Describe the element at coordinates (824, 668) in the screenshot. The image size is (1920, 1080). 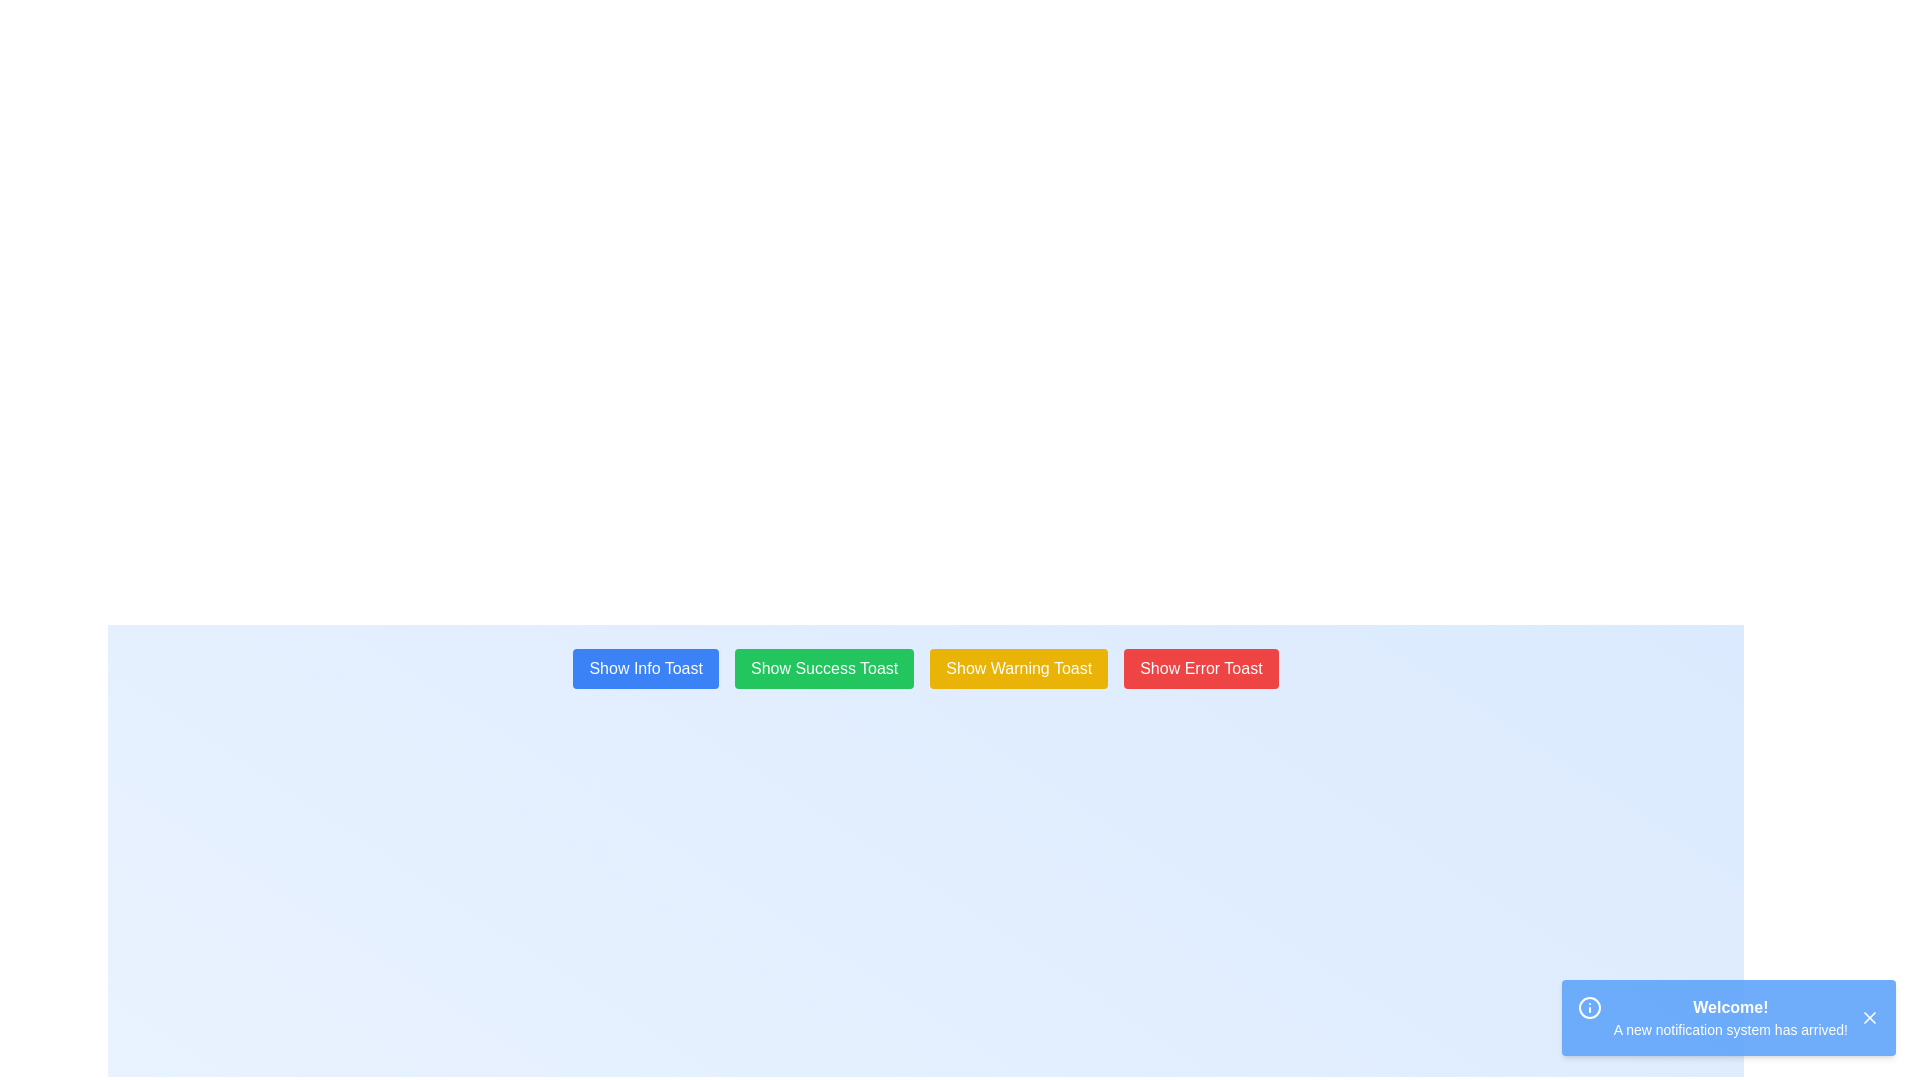
I see `the green button labeled 'Show Success Toast' located between the 'Show Info Toast' and 'Show Warning Toast' buttons` at that location.